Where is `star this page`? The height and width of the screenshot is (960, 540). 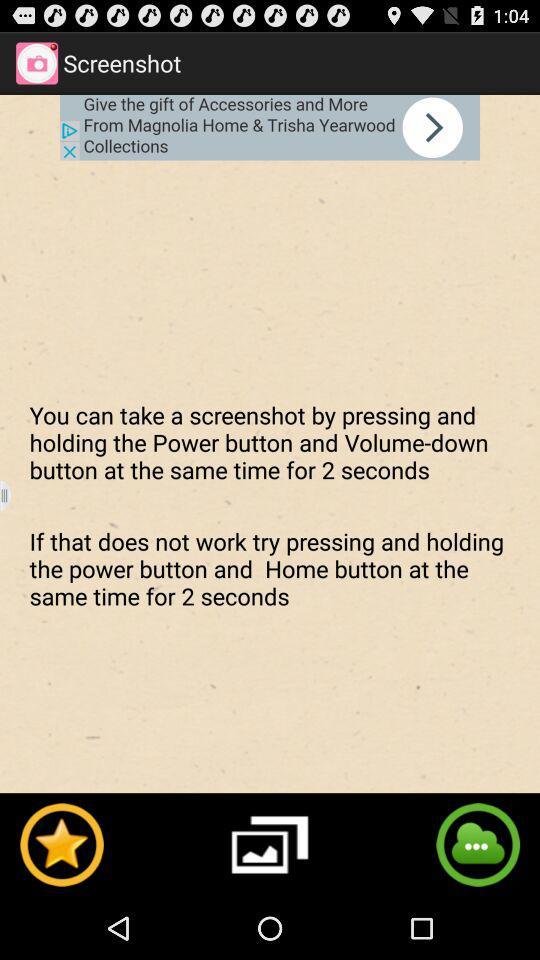 star this page is located at coordinates (61, 843).